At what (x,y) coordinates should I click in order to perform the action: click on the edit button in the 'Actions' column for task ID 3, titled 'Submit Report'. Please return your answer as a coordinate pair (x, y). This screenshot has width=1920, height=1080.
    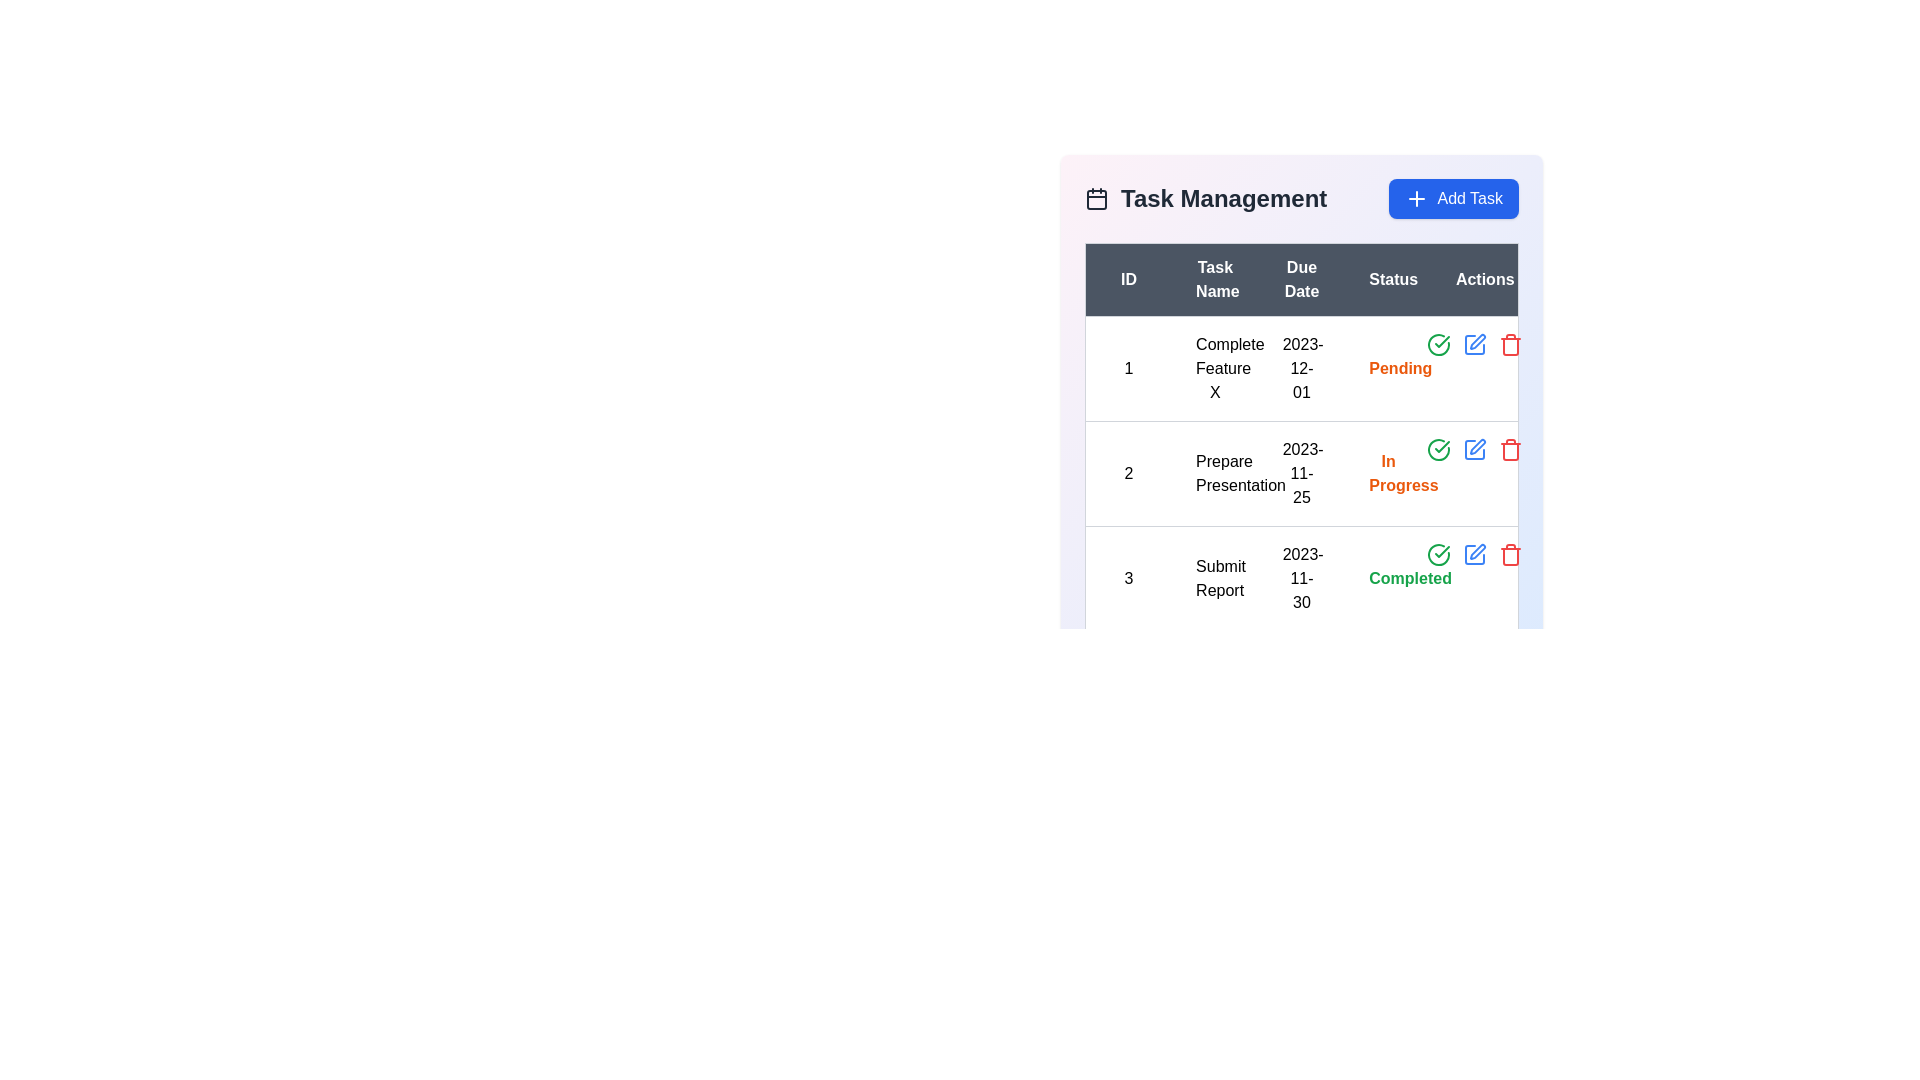
    Looking at the image, I should click on (1474, 555).